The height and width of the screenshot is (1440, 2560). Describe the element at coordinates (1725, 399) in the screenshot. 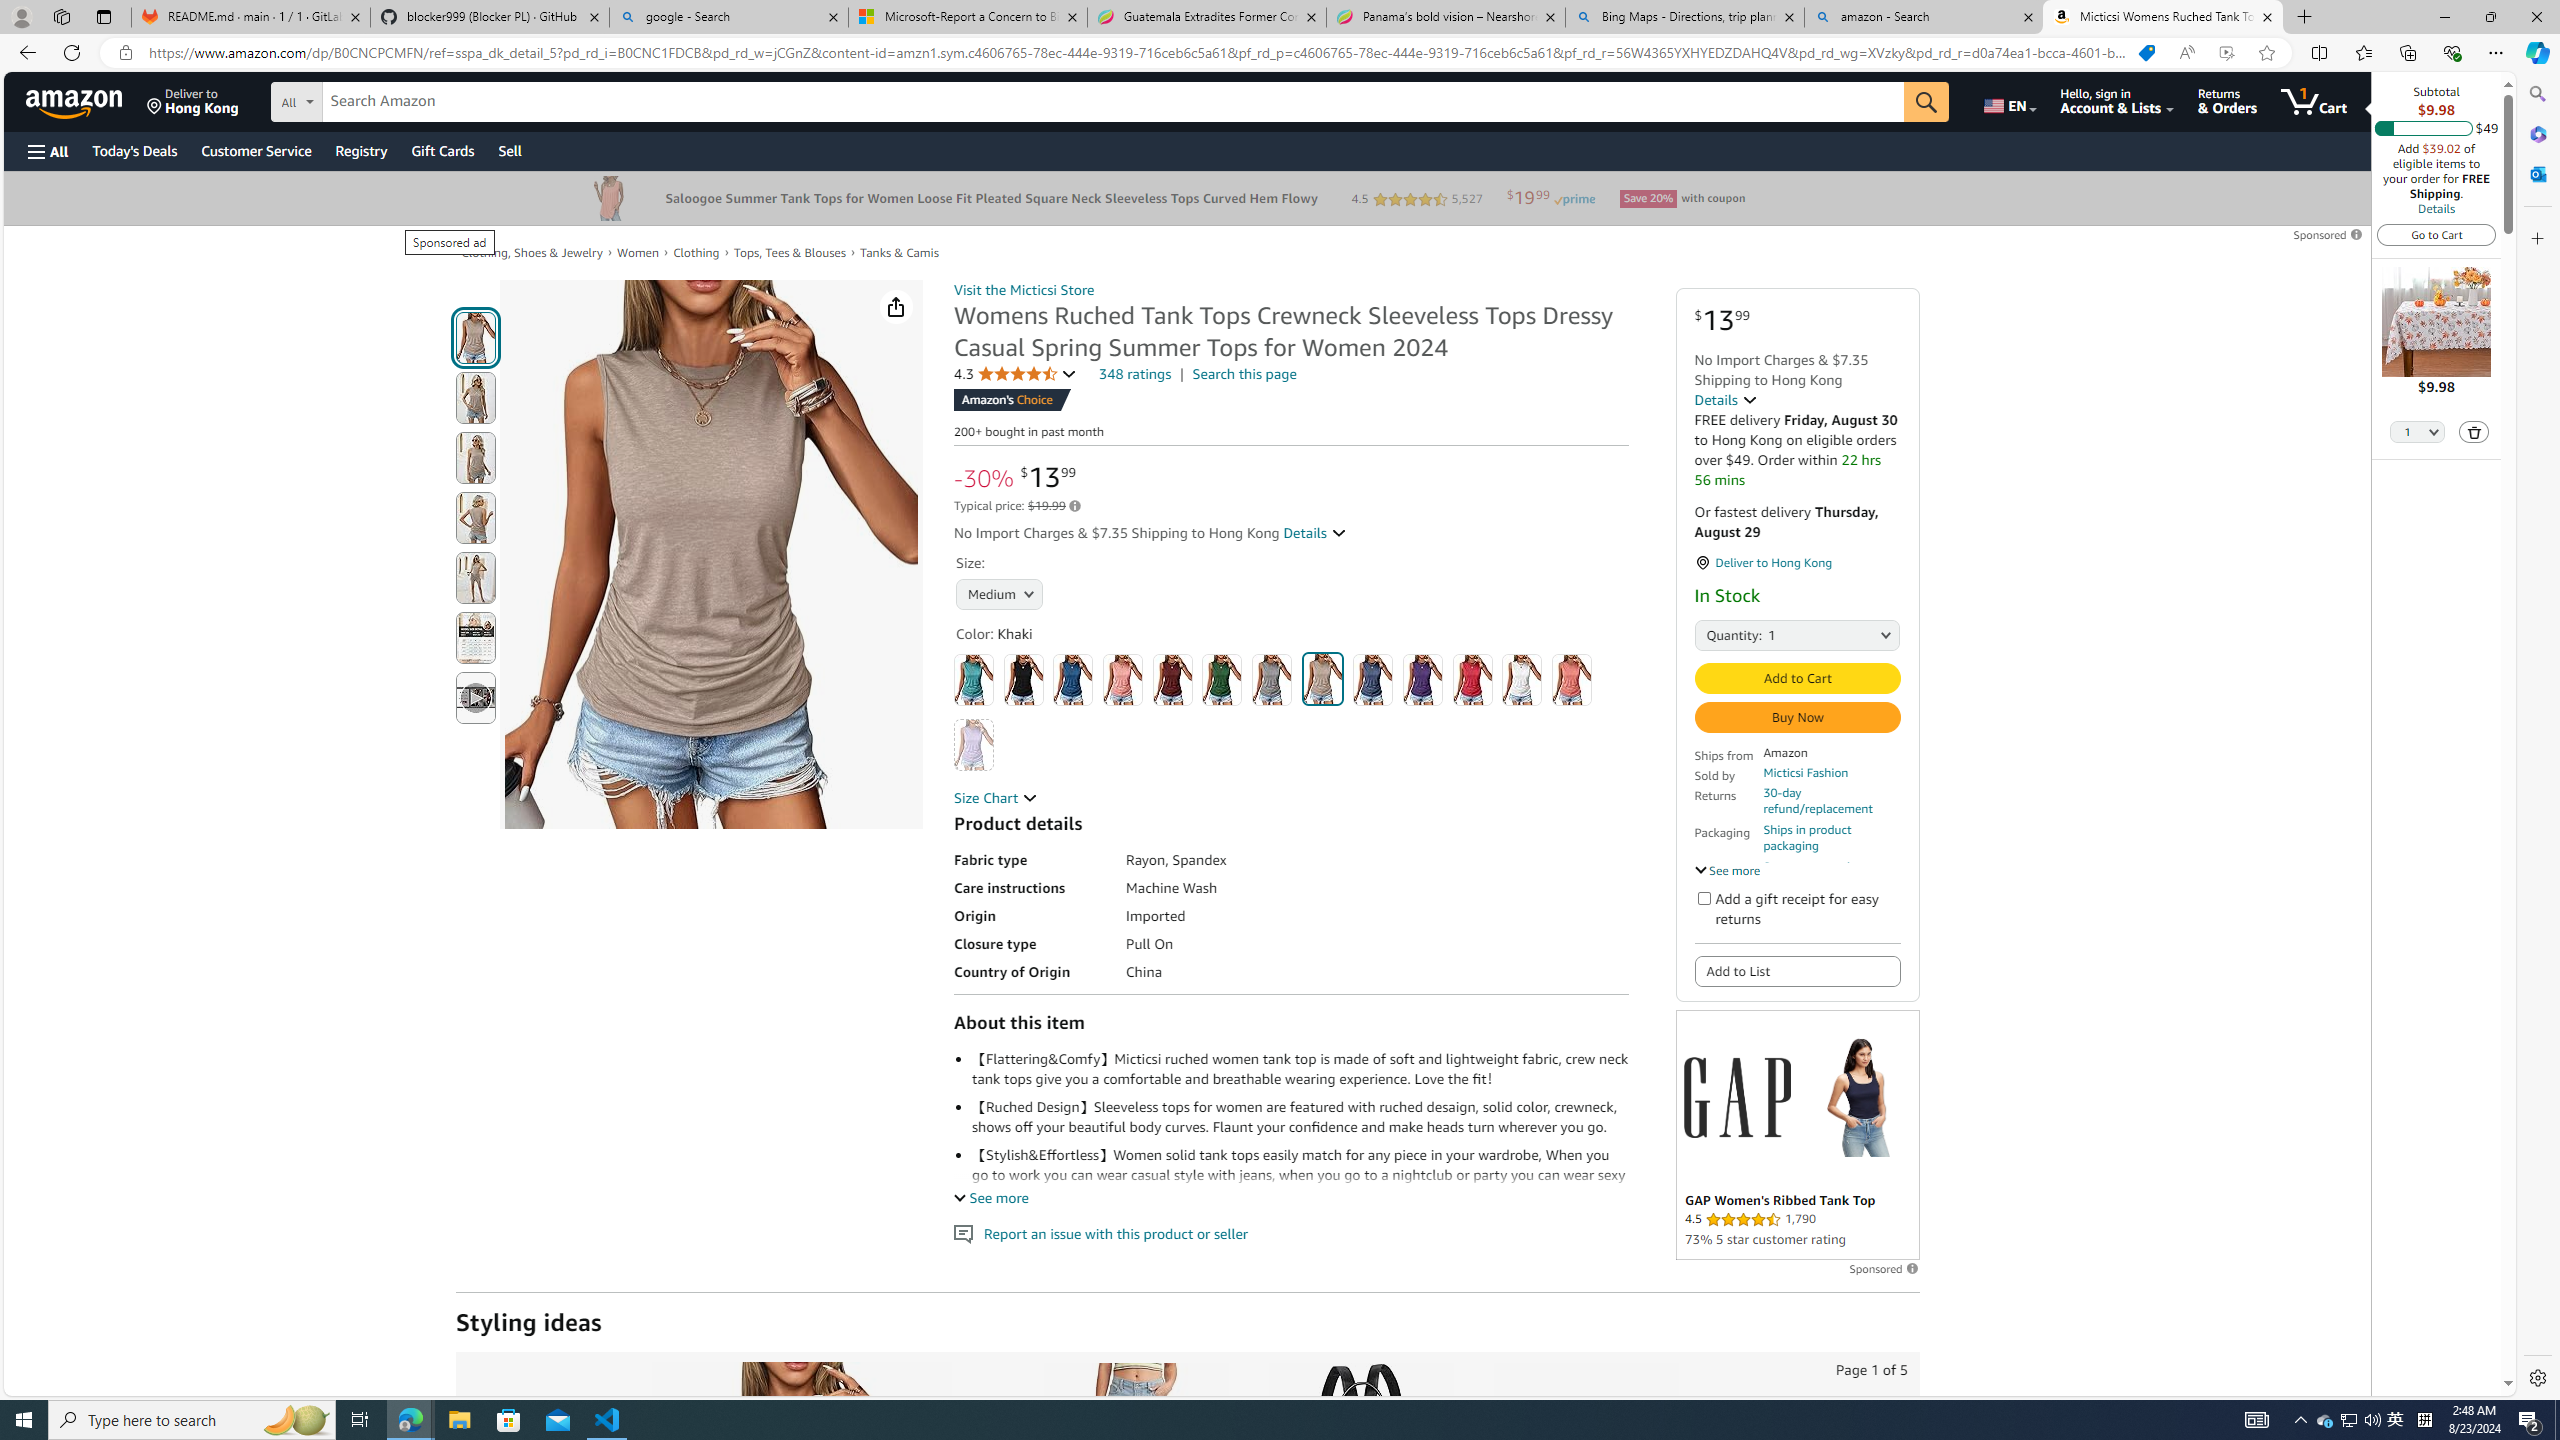

I see `'Details '` at that location.